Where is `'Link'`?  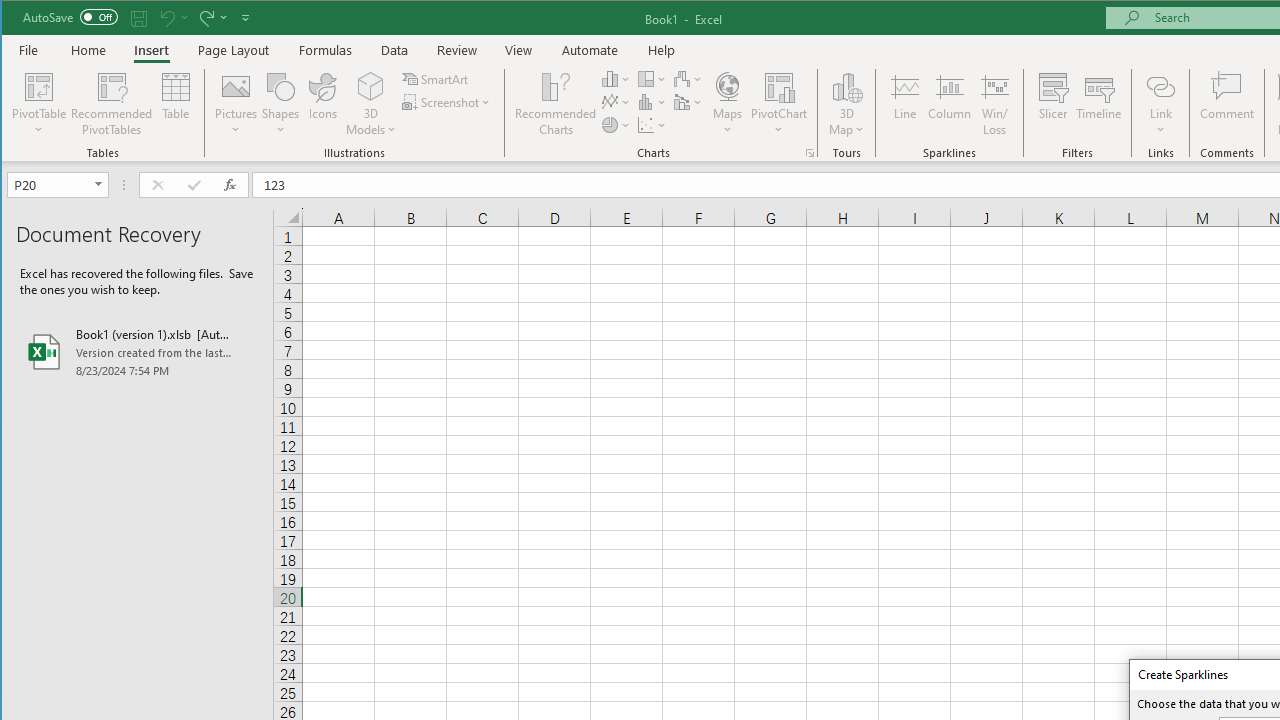 'Link' is located at coordinates (1160, 85).